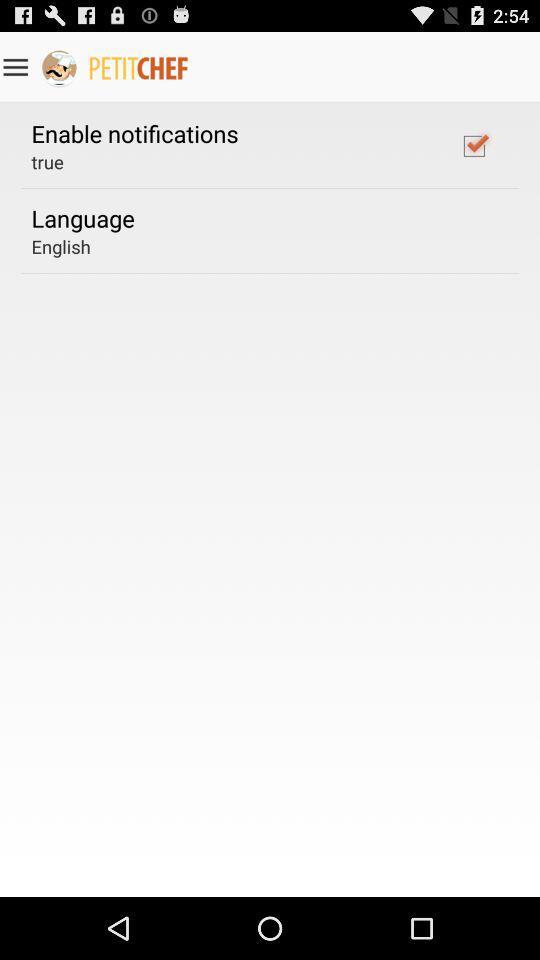  Describe the element at coordinates (47, 160) in the screenshot. I see `the app below enable notifications app` at that location.